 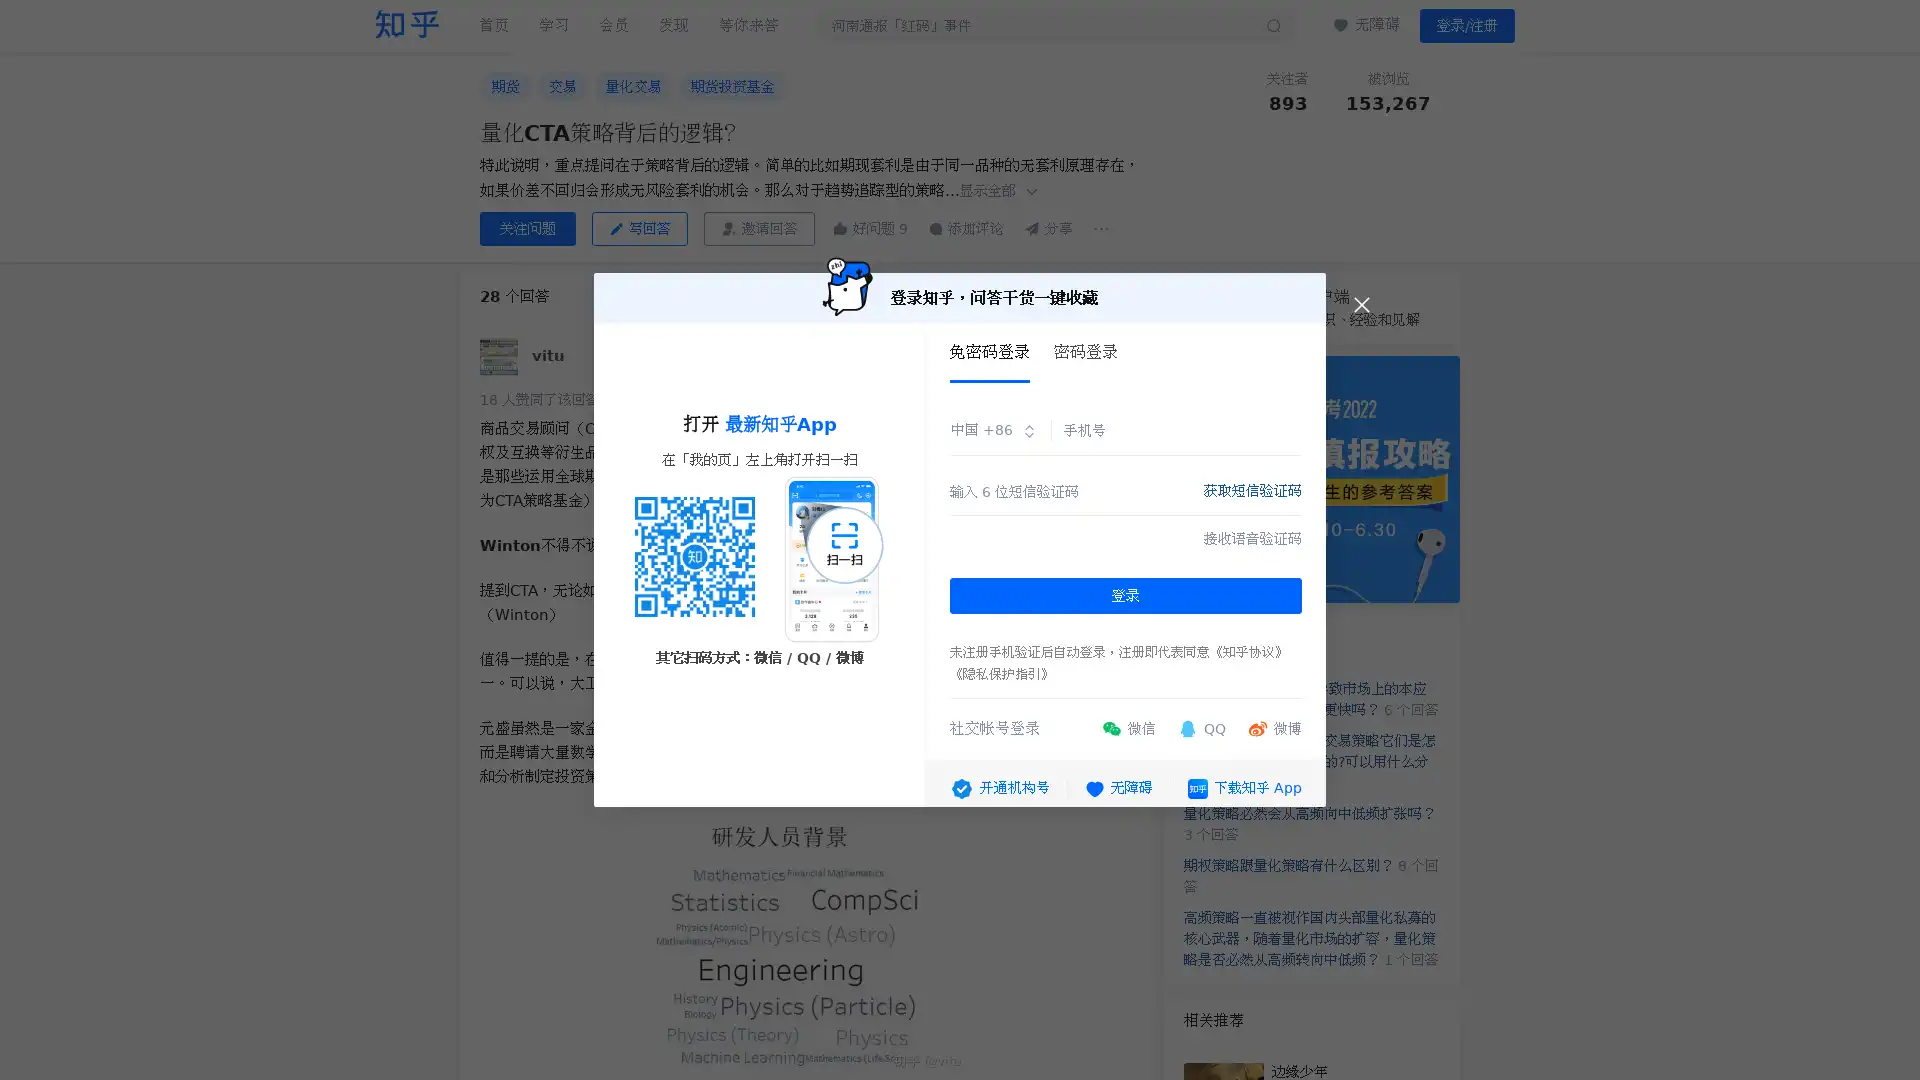 What do you see at coordinates (1513, 76) in the screenshot?
I see `/` at bounding box center [1513, 76].